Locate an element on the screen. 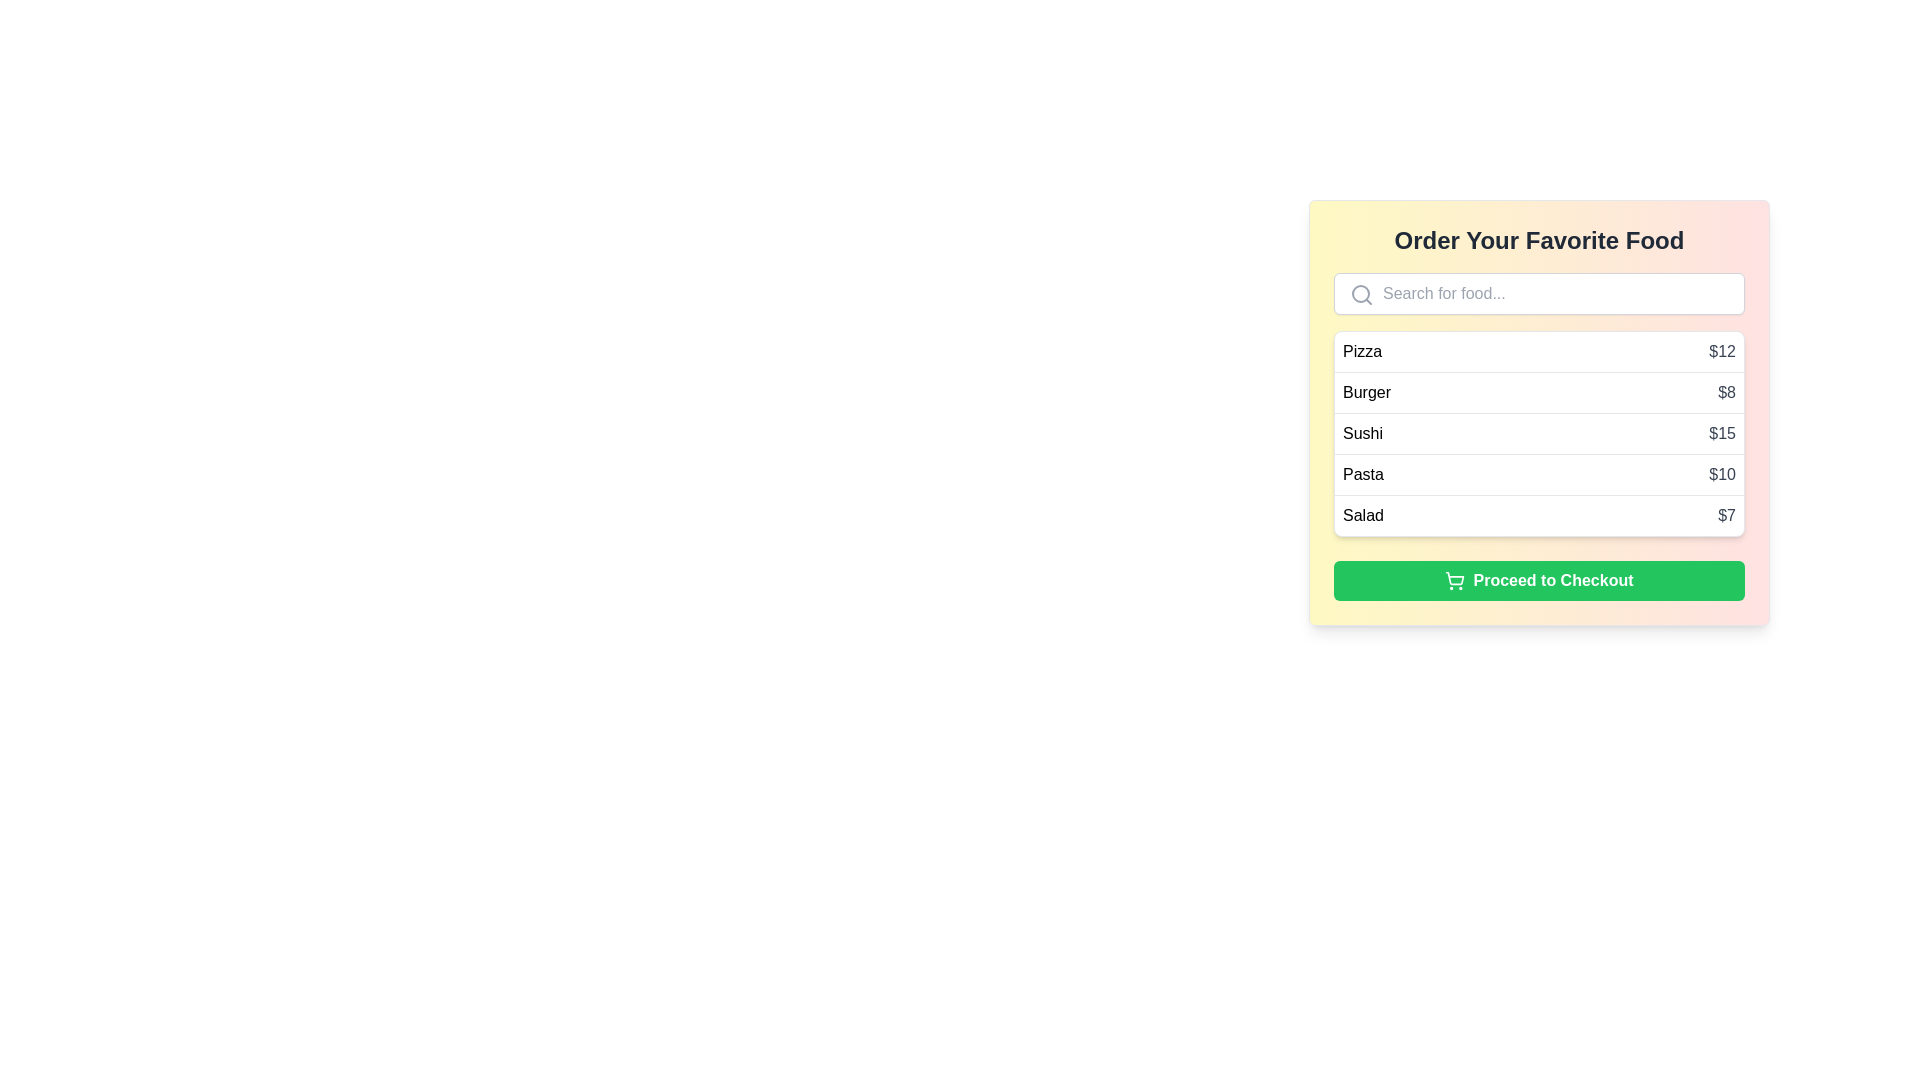 The width and height of the screenshot is (1920, 1080). the static text displaying '$15' which is styled in a medium-sized gray font and located at the far-right side of the item row for 'Sushi', adjacent to the price information is located at coordinates (1721, 433).